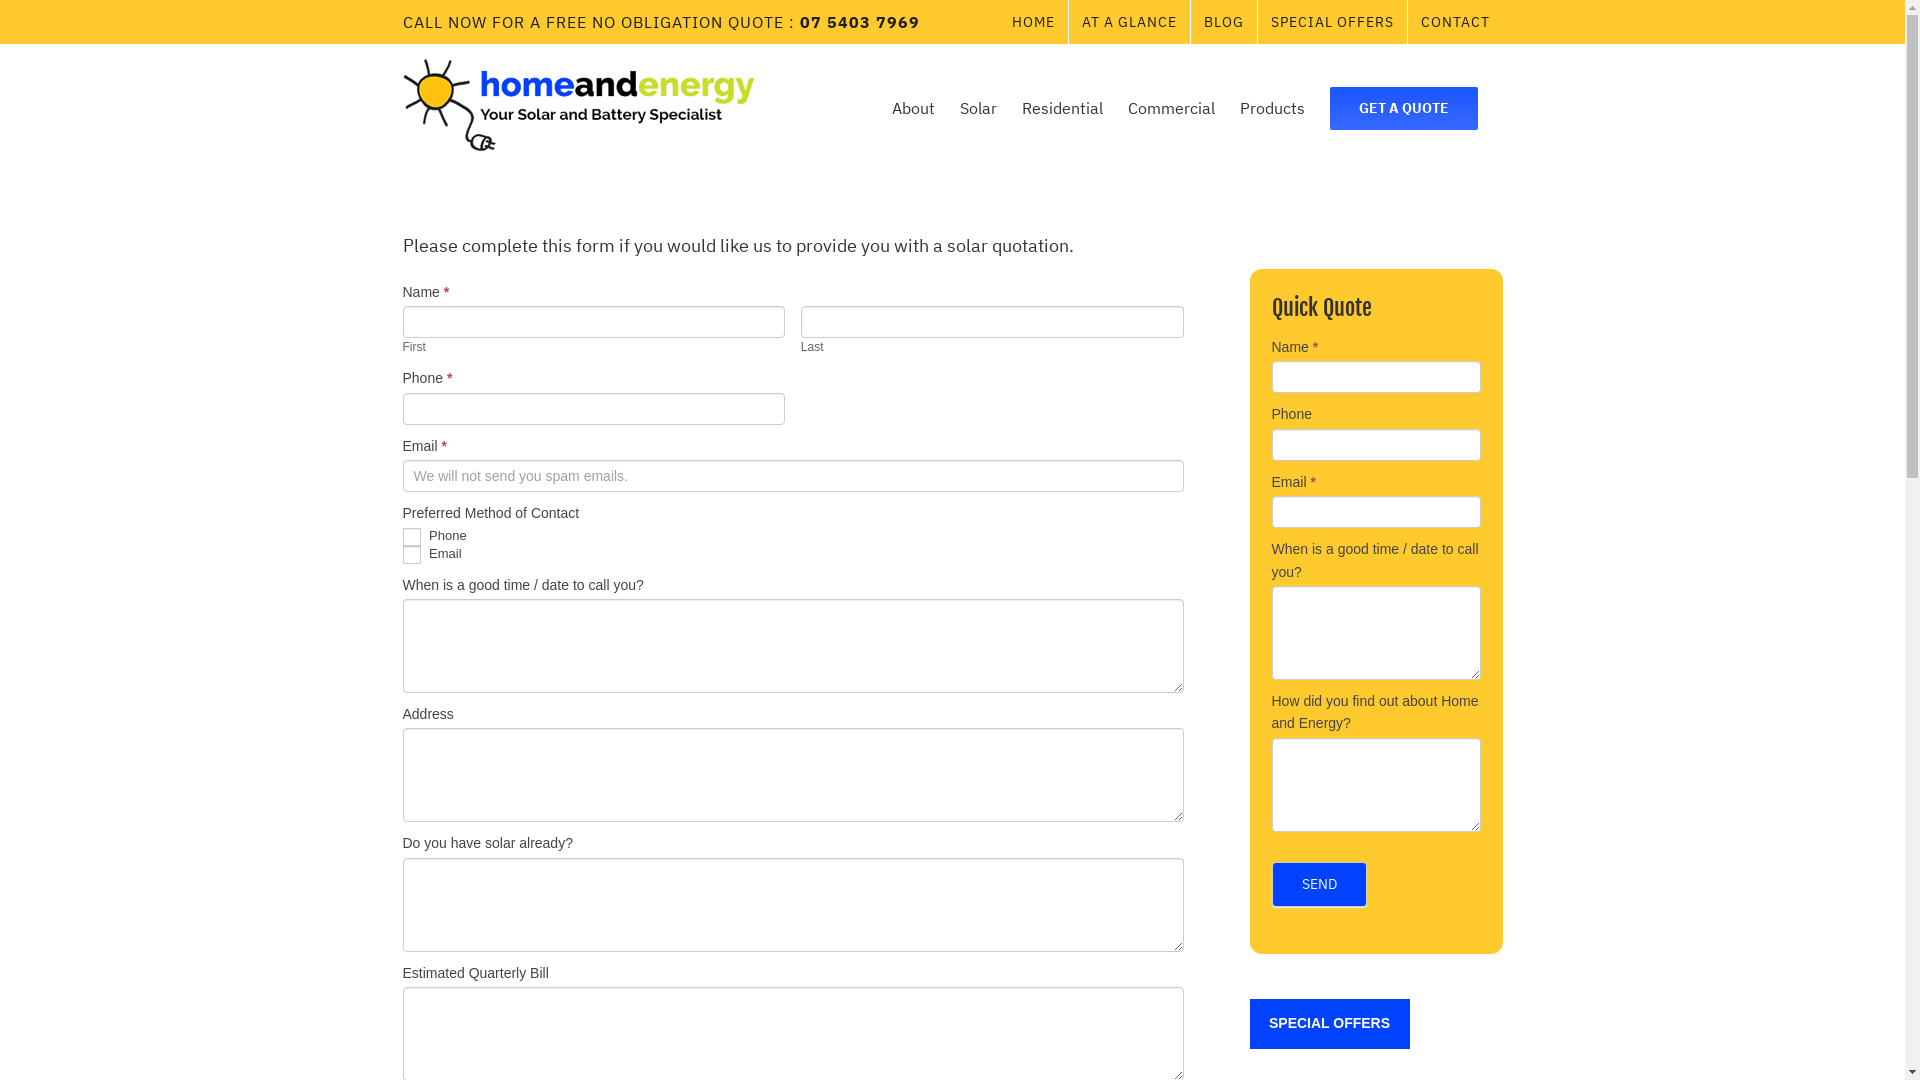 Image resolution: width=1920 pixels, height=1080 pixels. I want to click on 'Commercial', so click(1171, 108).